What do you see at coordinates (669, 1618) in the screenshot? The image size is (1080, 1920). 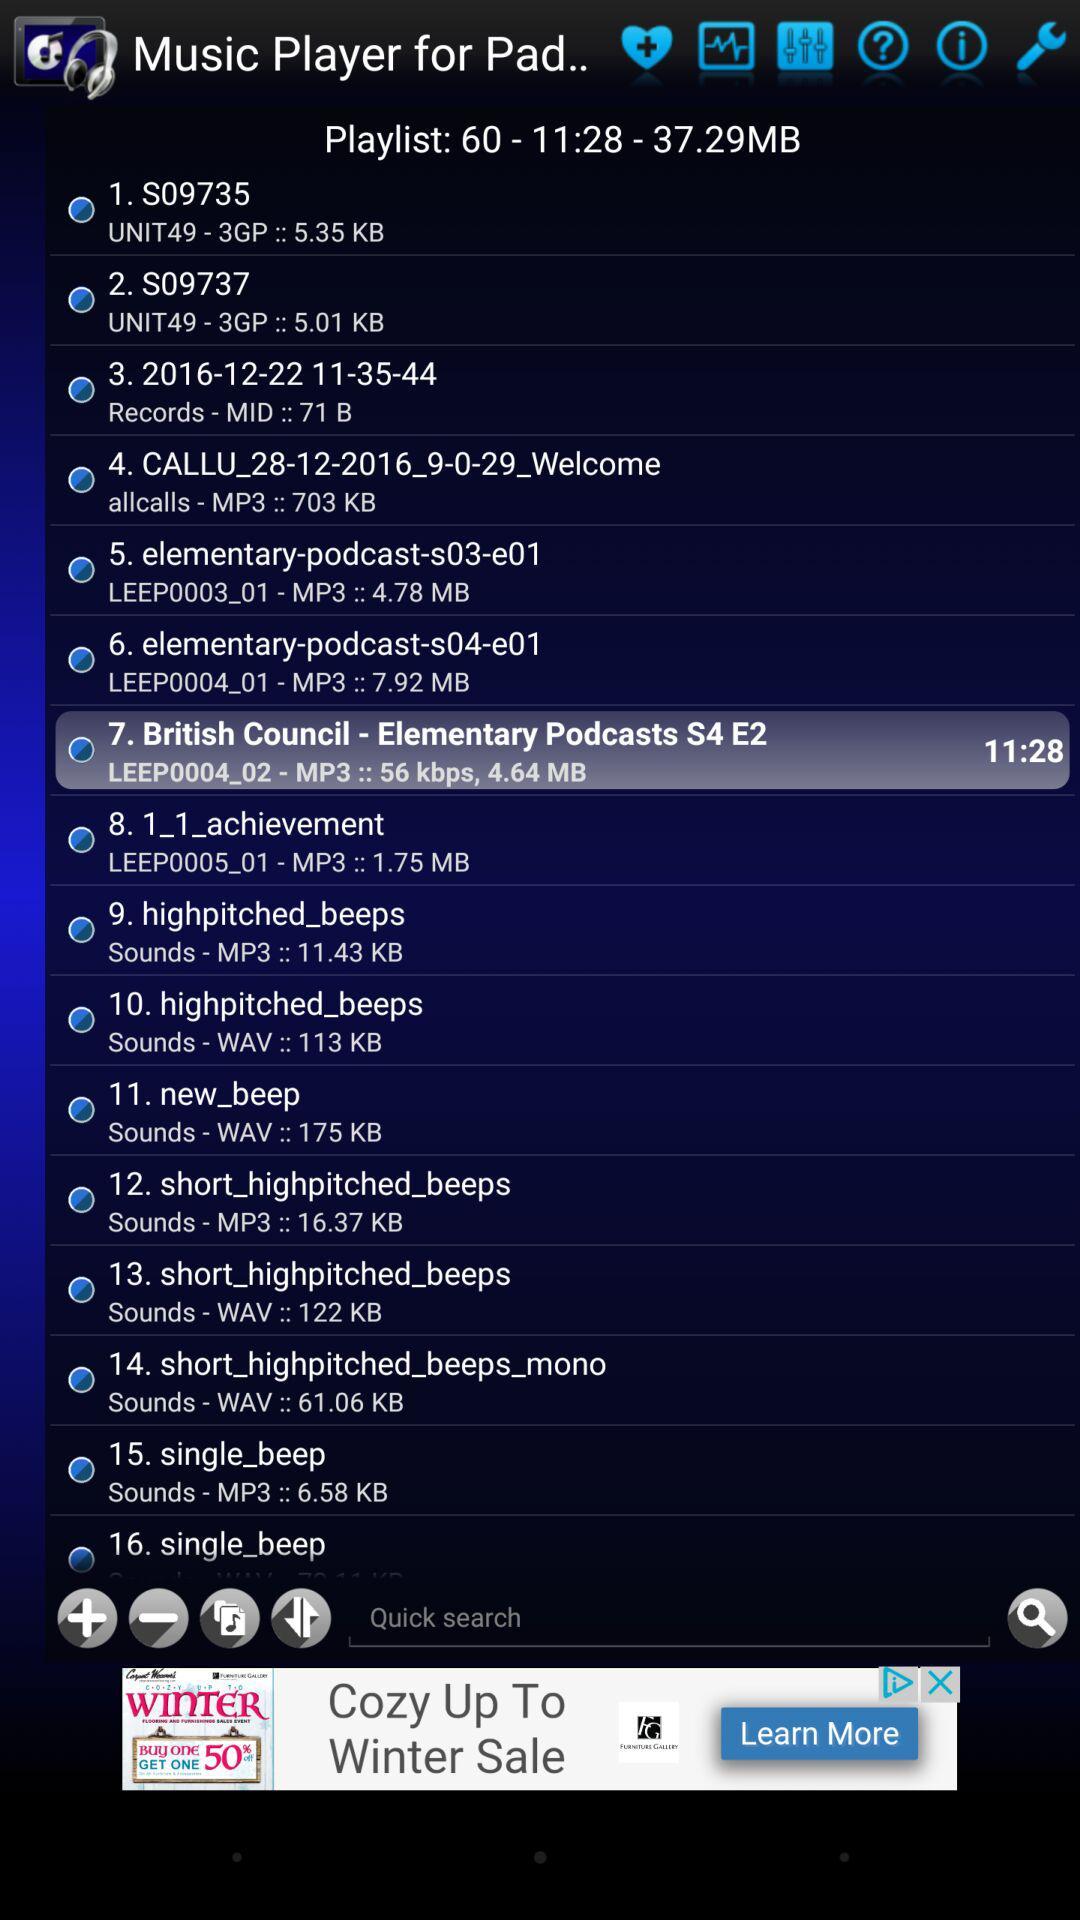 I see `search play list` at bounding box center [669, 1618].